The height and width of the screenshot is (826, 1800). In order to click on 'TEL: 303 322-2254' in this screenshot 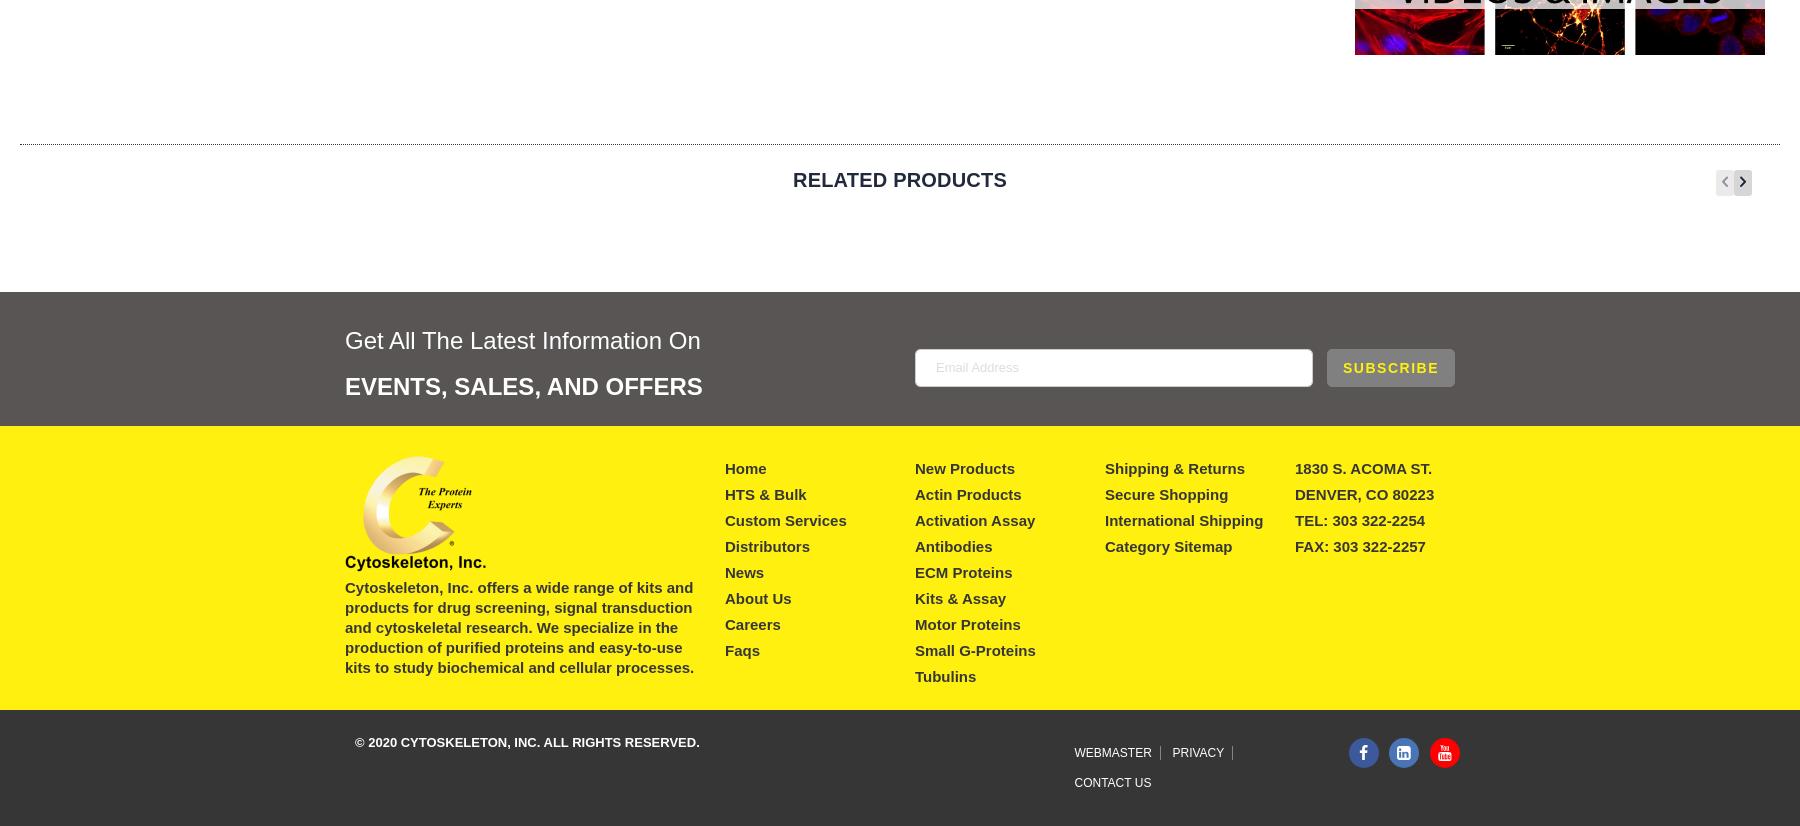, I will do `click(1294, 518)`.